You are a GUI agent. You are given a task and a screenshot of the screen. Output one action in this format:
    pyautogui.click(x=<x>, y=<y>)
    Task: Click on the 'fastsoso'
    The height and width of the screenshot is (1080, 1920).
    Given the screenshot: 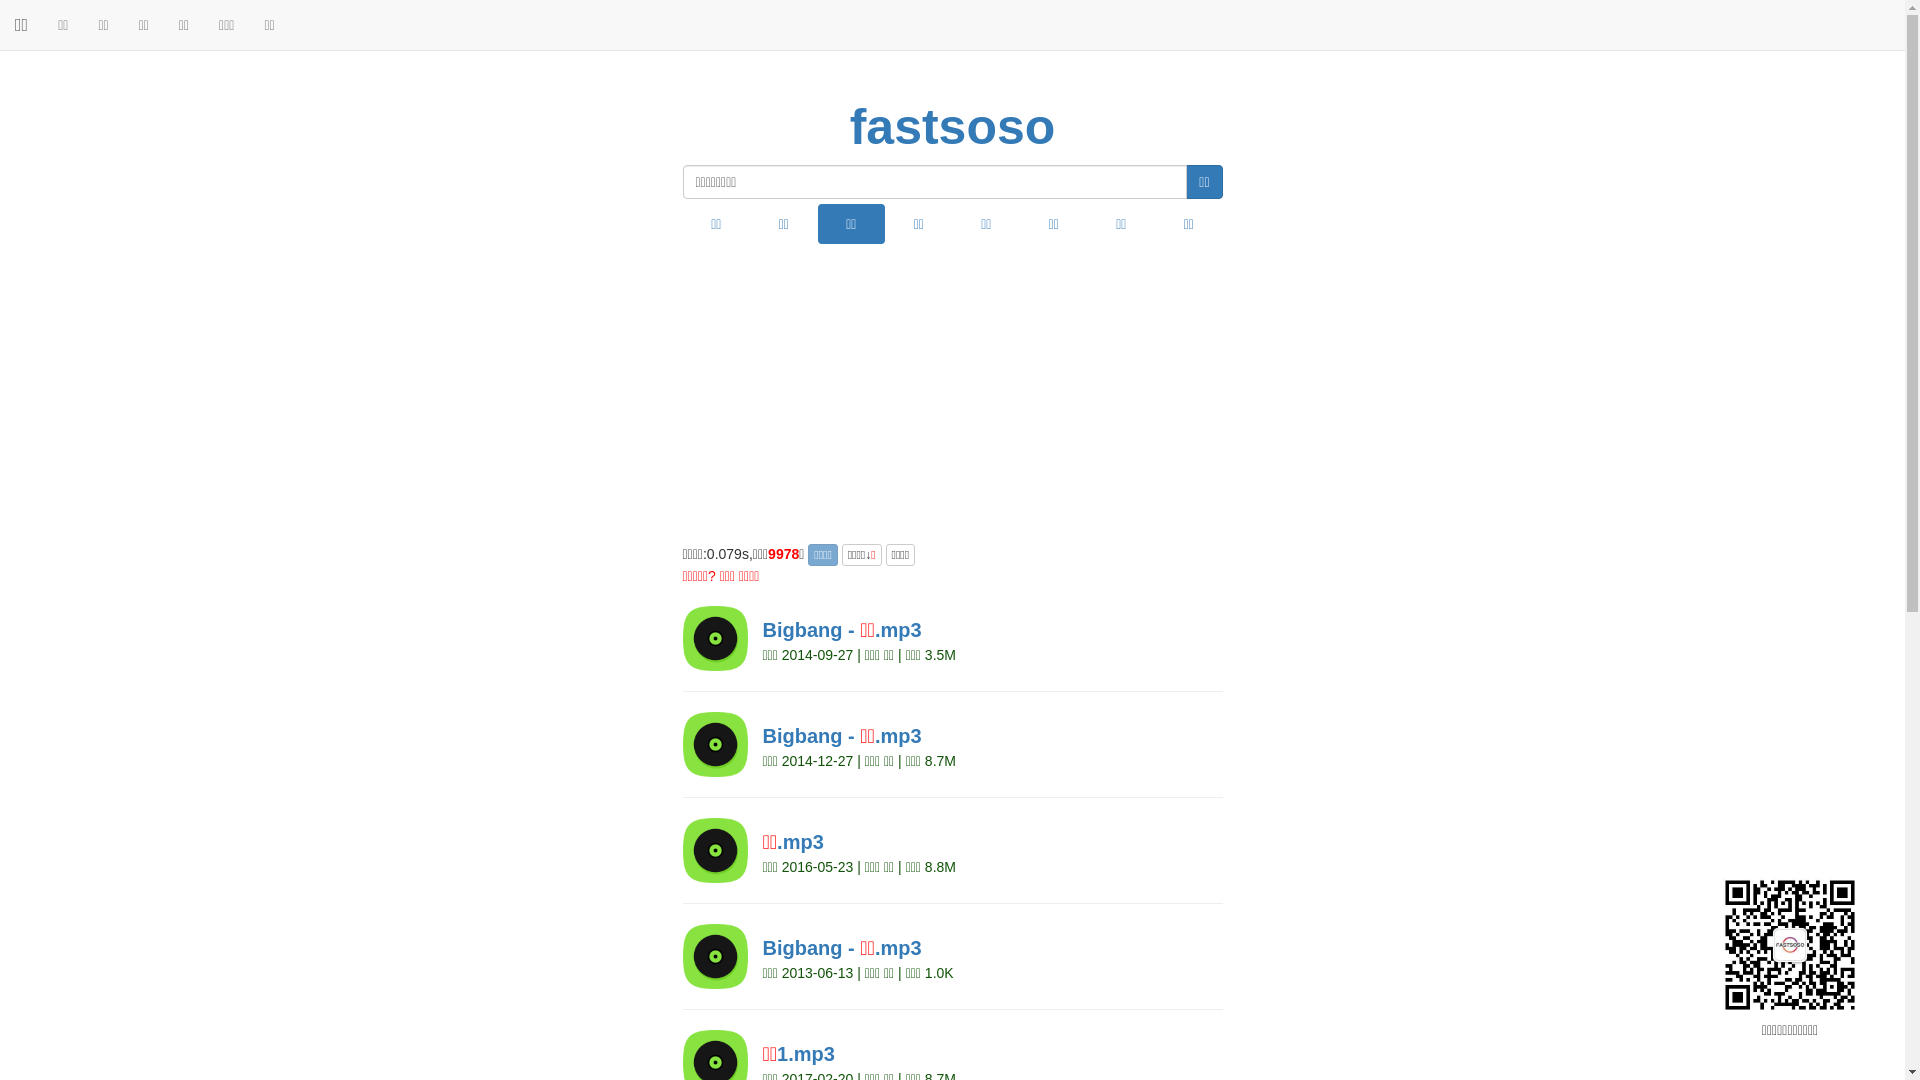 What is the action you would take?
    pyautogui.click(x=952, y=127)
    